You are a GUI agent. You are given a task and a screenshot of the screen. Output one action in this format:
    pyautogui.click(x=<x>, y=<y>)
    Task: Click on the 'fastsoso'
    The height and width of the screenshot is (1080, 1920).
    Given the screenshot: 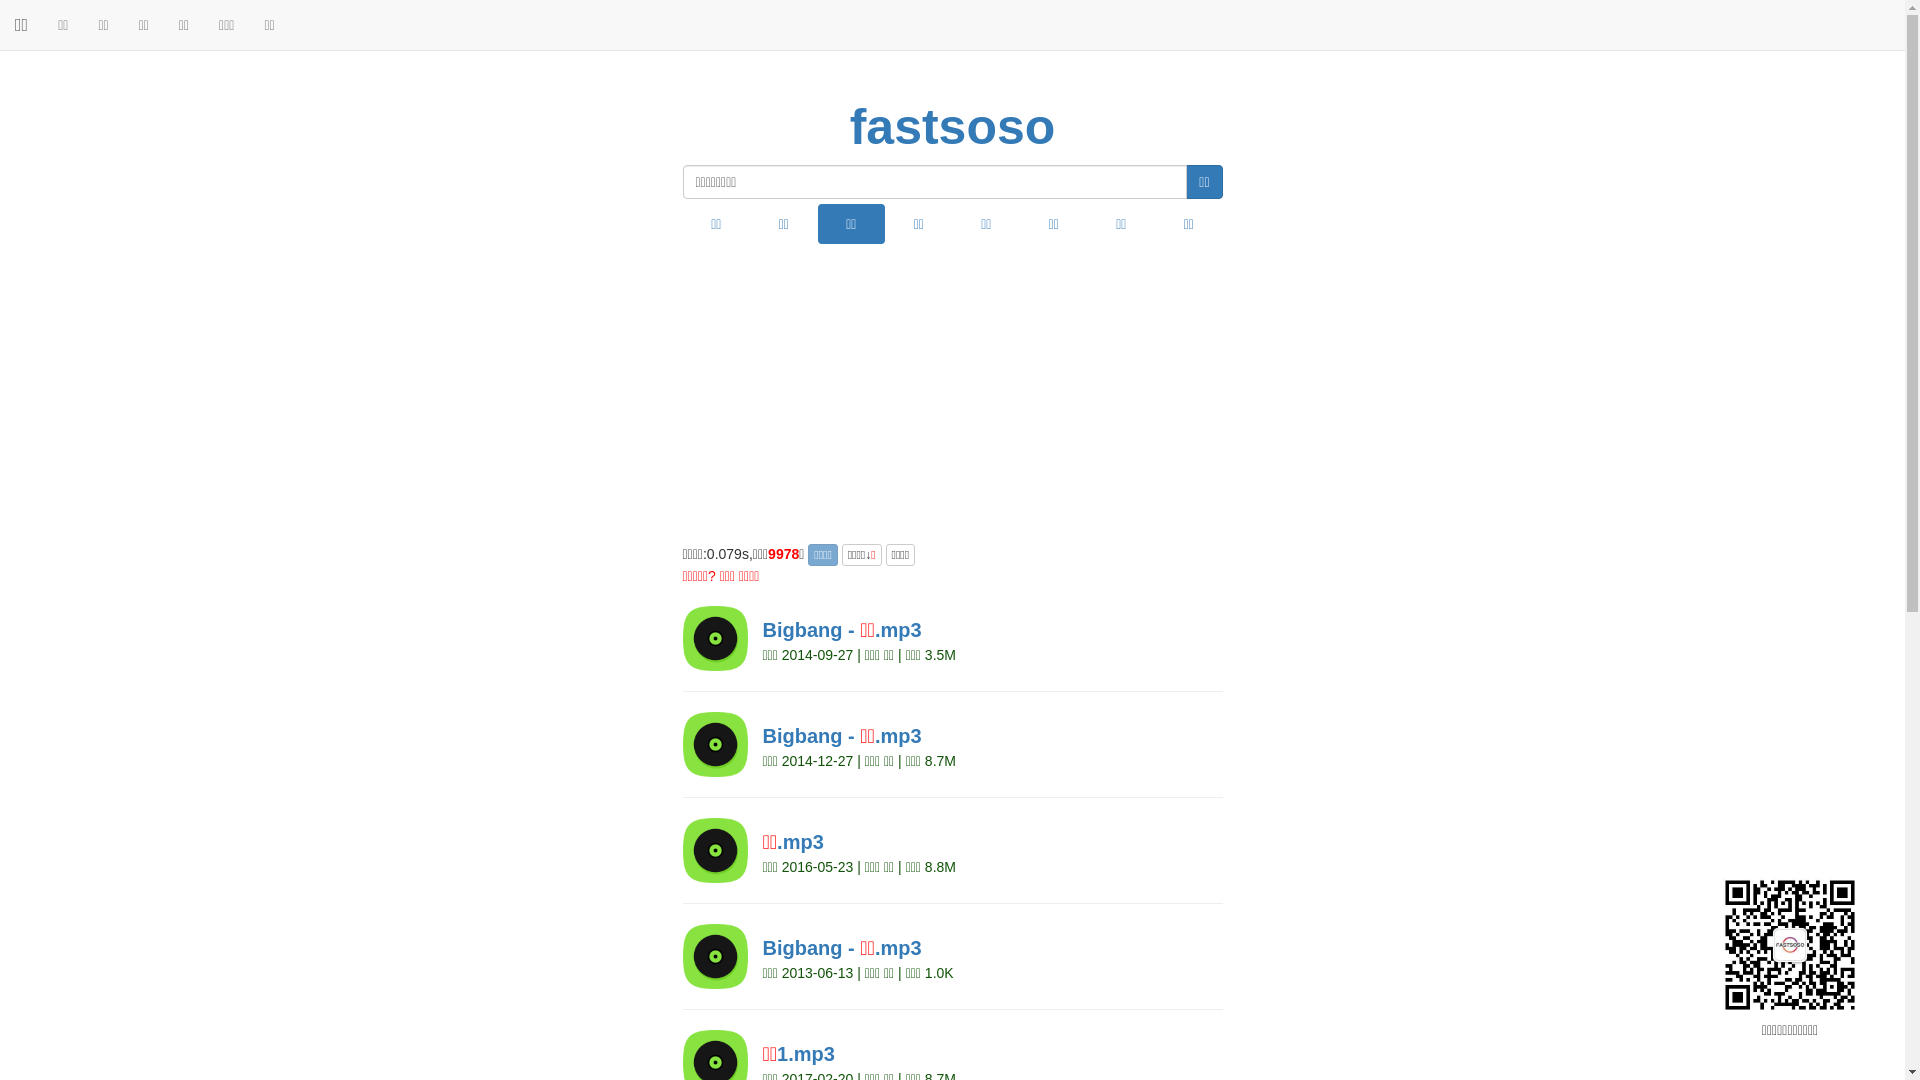 What is the action you would take?
    pyautogui.click(x=952, y=127)
    